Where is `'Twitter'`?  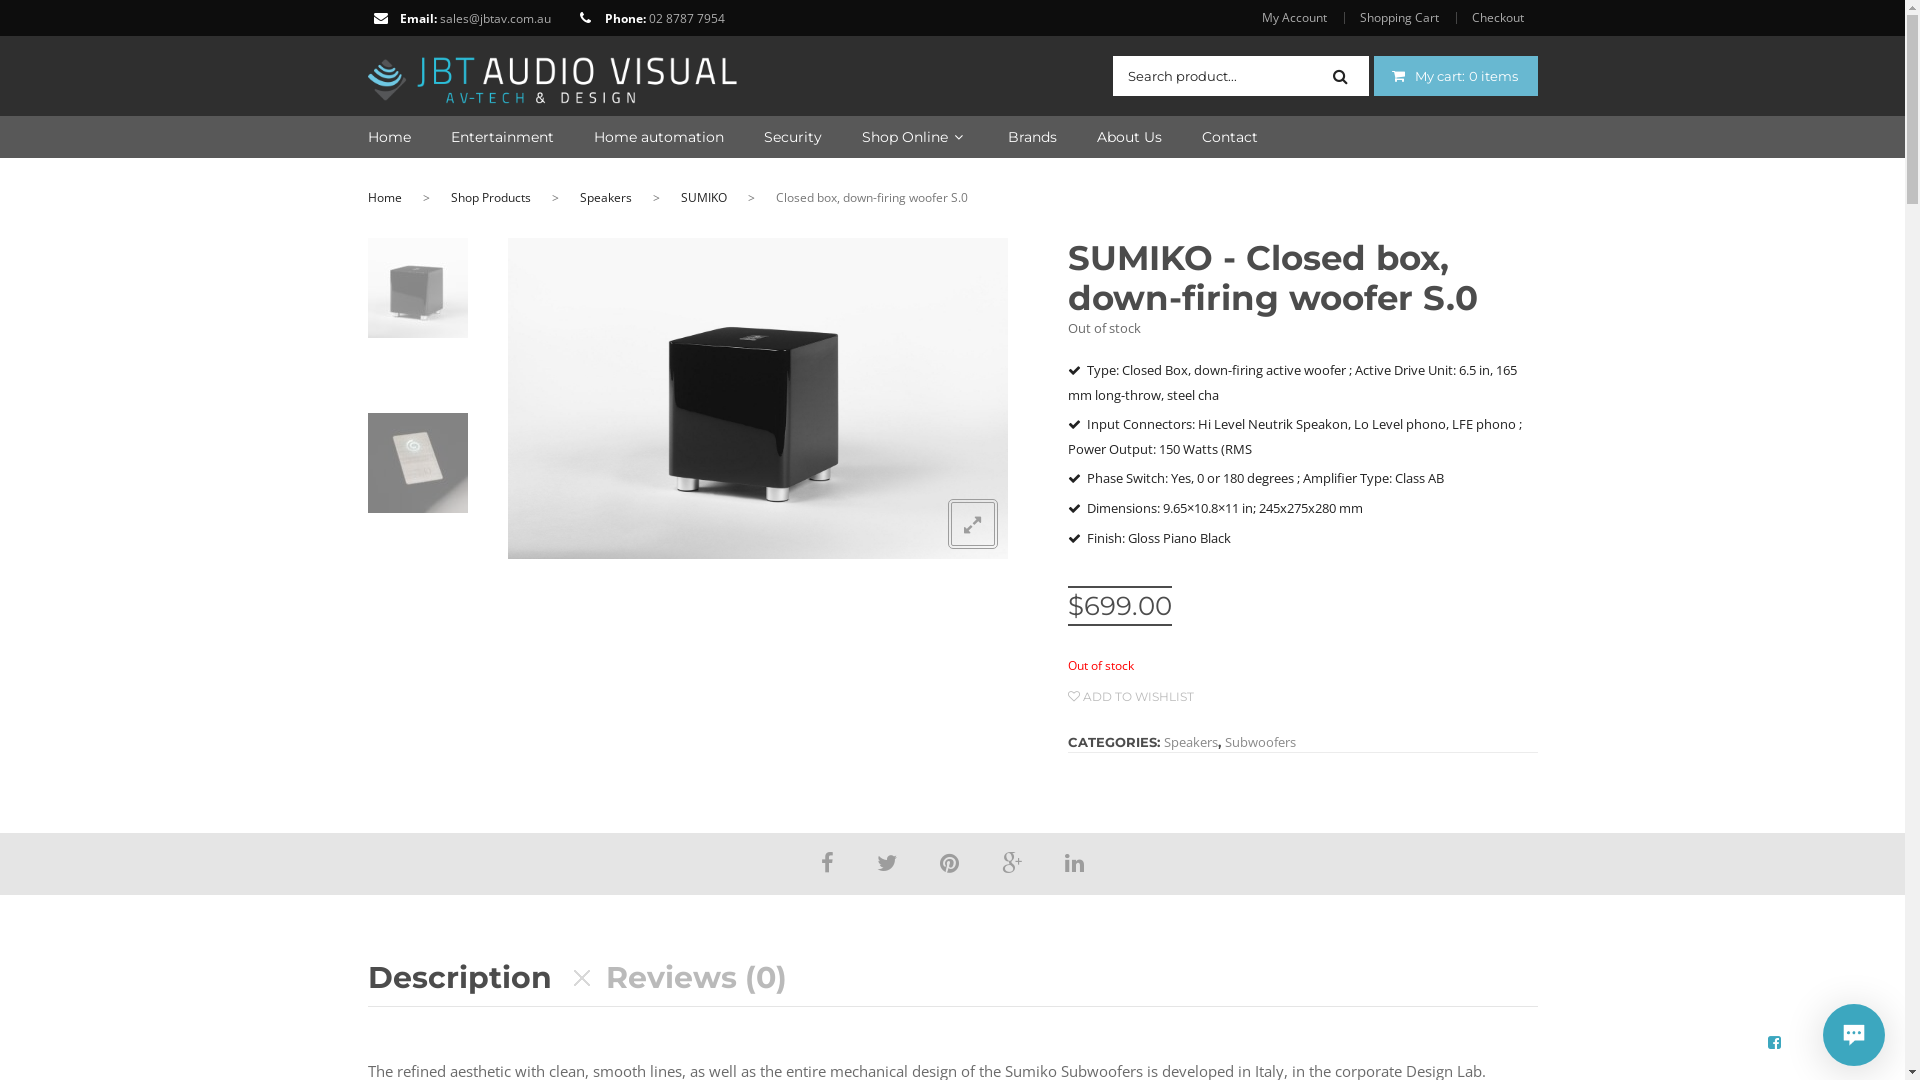 'Twitter' is located at coordinates (886, 860).